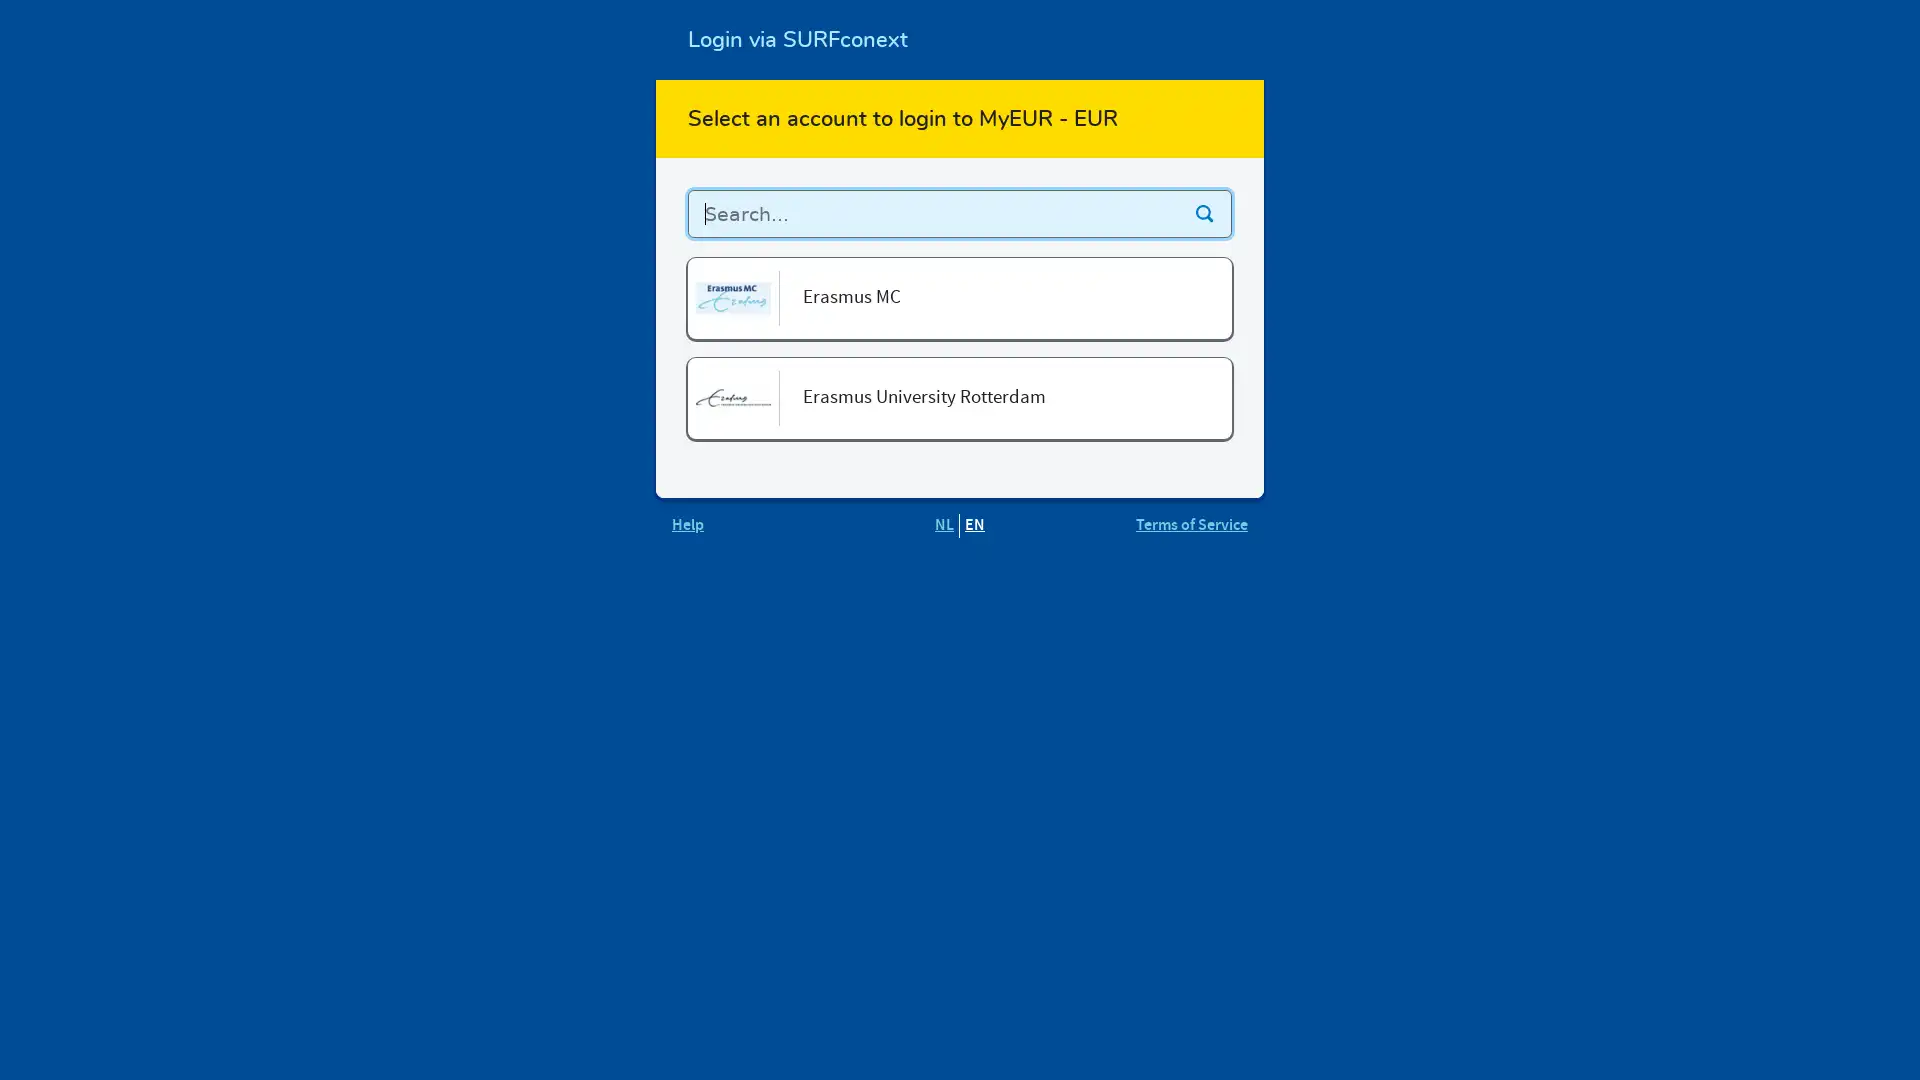 This screenshot has height=1080, width=1920. What do you see at coordinates (1175, 415) in the screenshot?
I see `Login` at bounding box center [1175, 415].